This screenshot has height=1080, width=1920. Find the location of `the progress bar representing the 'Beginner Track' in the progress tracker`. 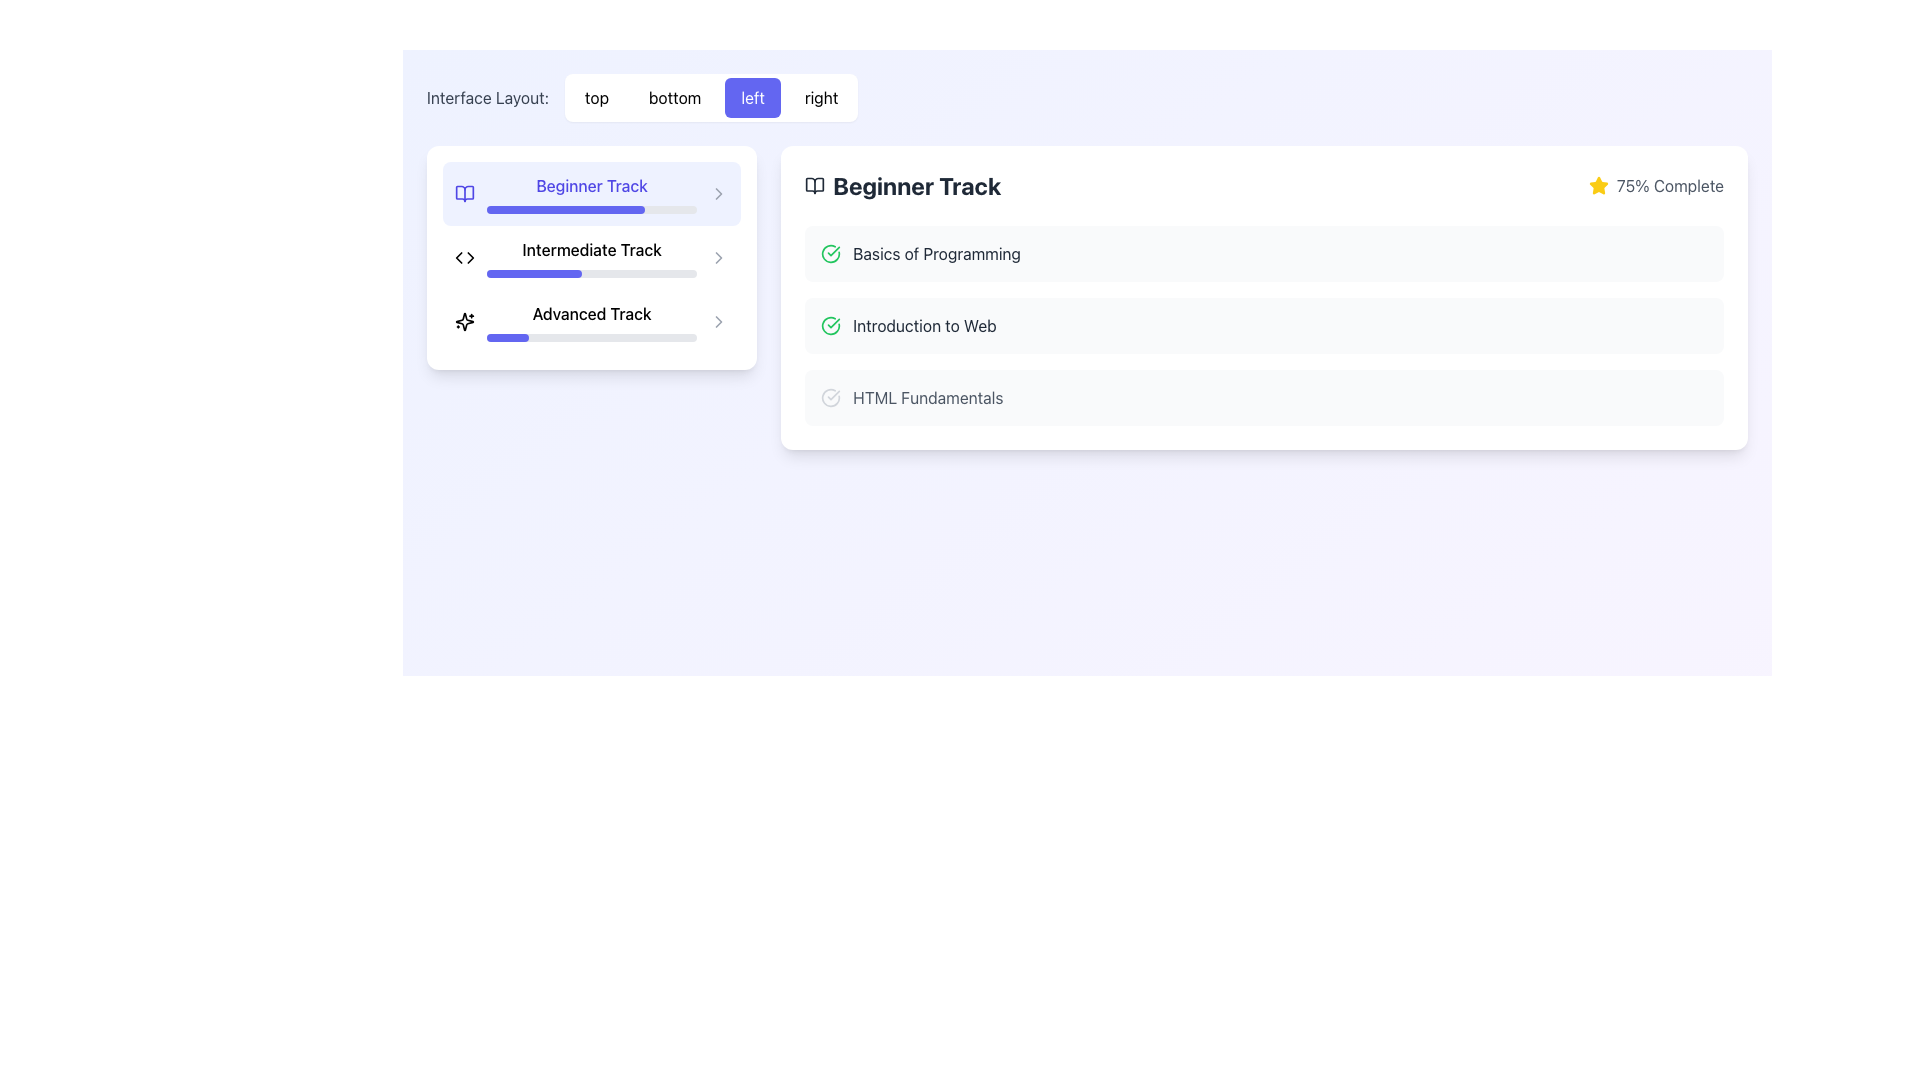

the progress bar representing the 'Beginner Track' in the progress tracker is located at coordinates (564, 209).